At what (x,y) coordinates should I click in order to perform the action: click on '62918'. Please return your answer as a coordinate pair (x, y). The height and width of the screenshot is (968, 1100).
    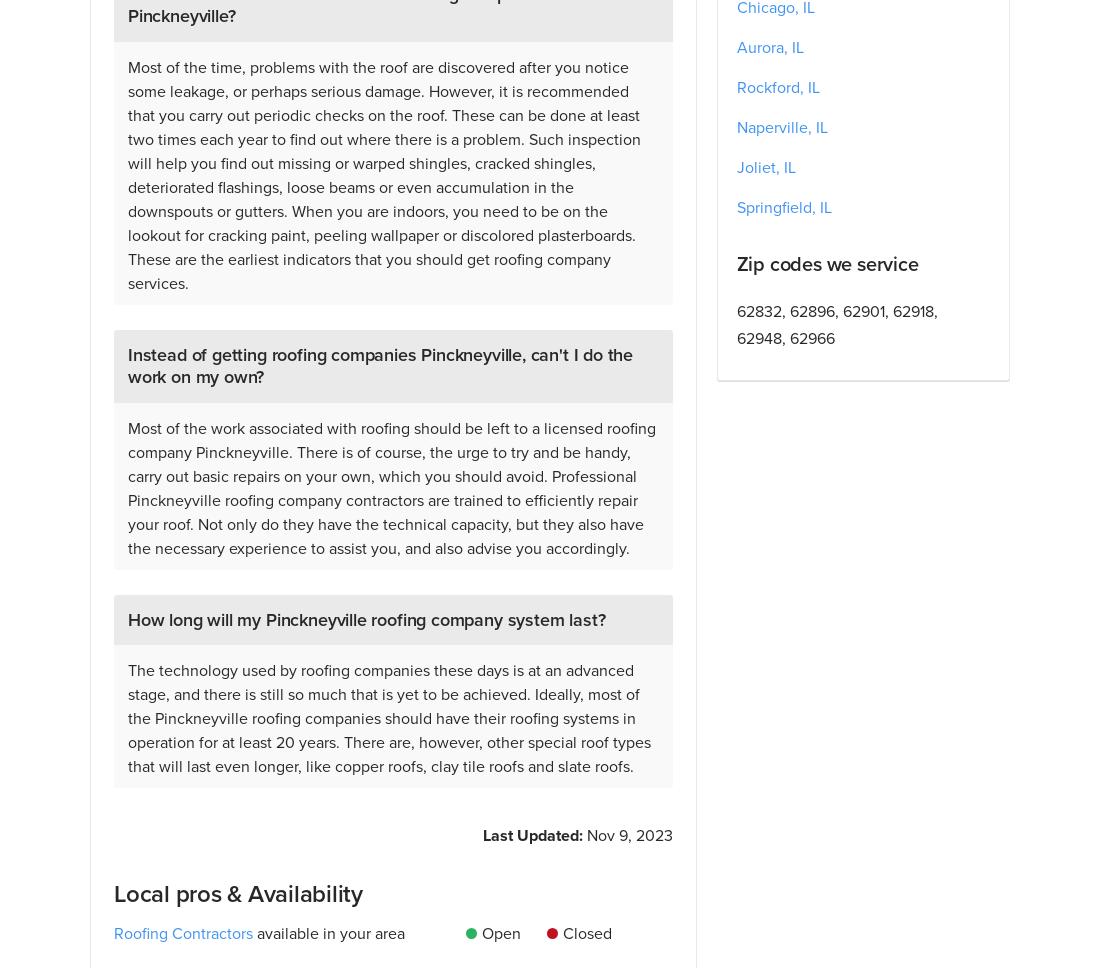
    Looking at the image, I should click on (912, 310).